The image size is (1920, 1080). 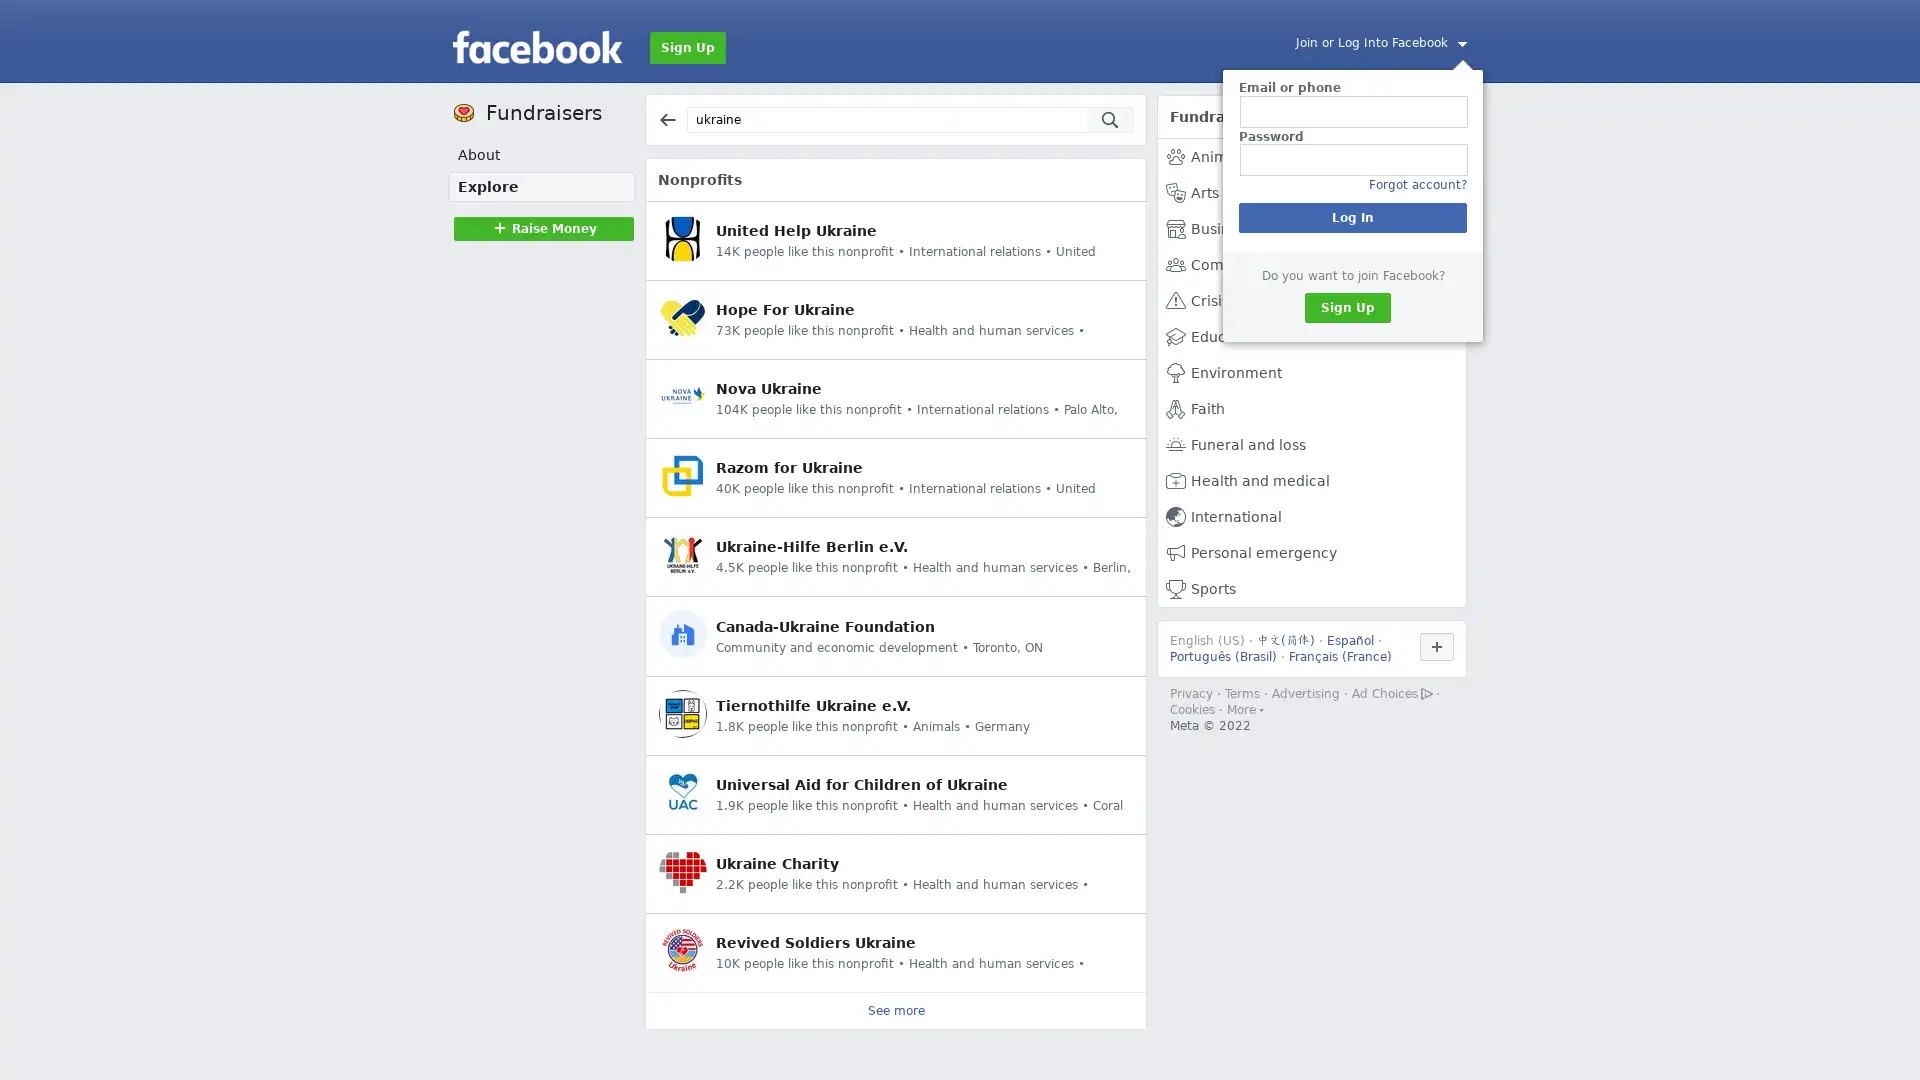 I want to click on Use Facebook in another language., so click(x=1435, y=647).